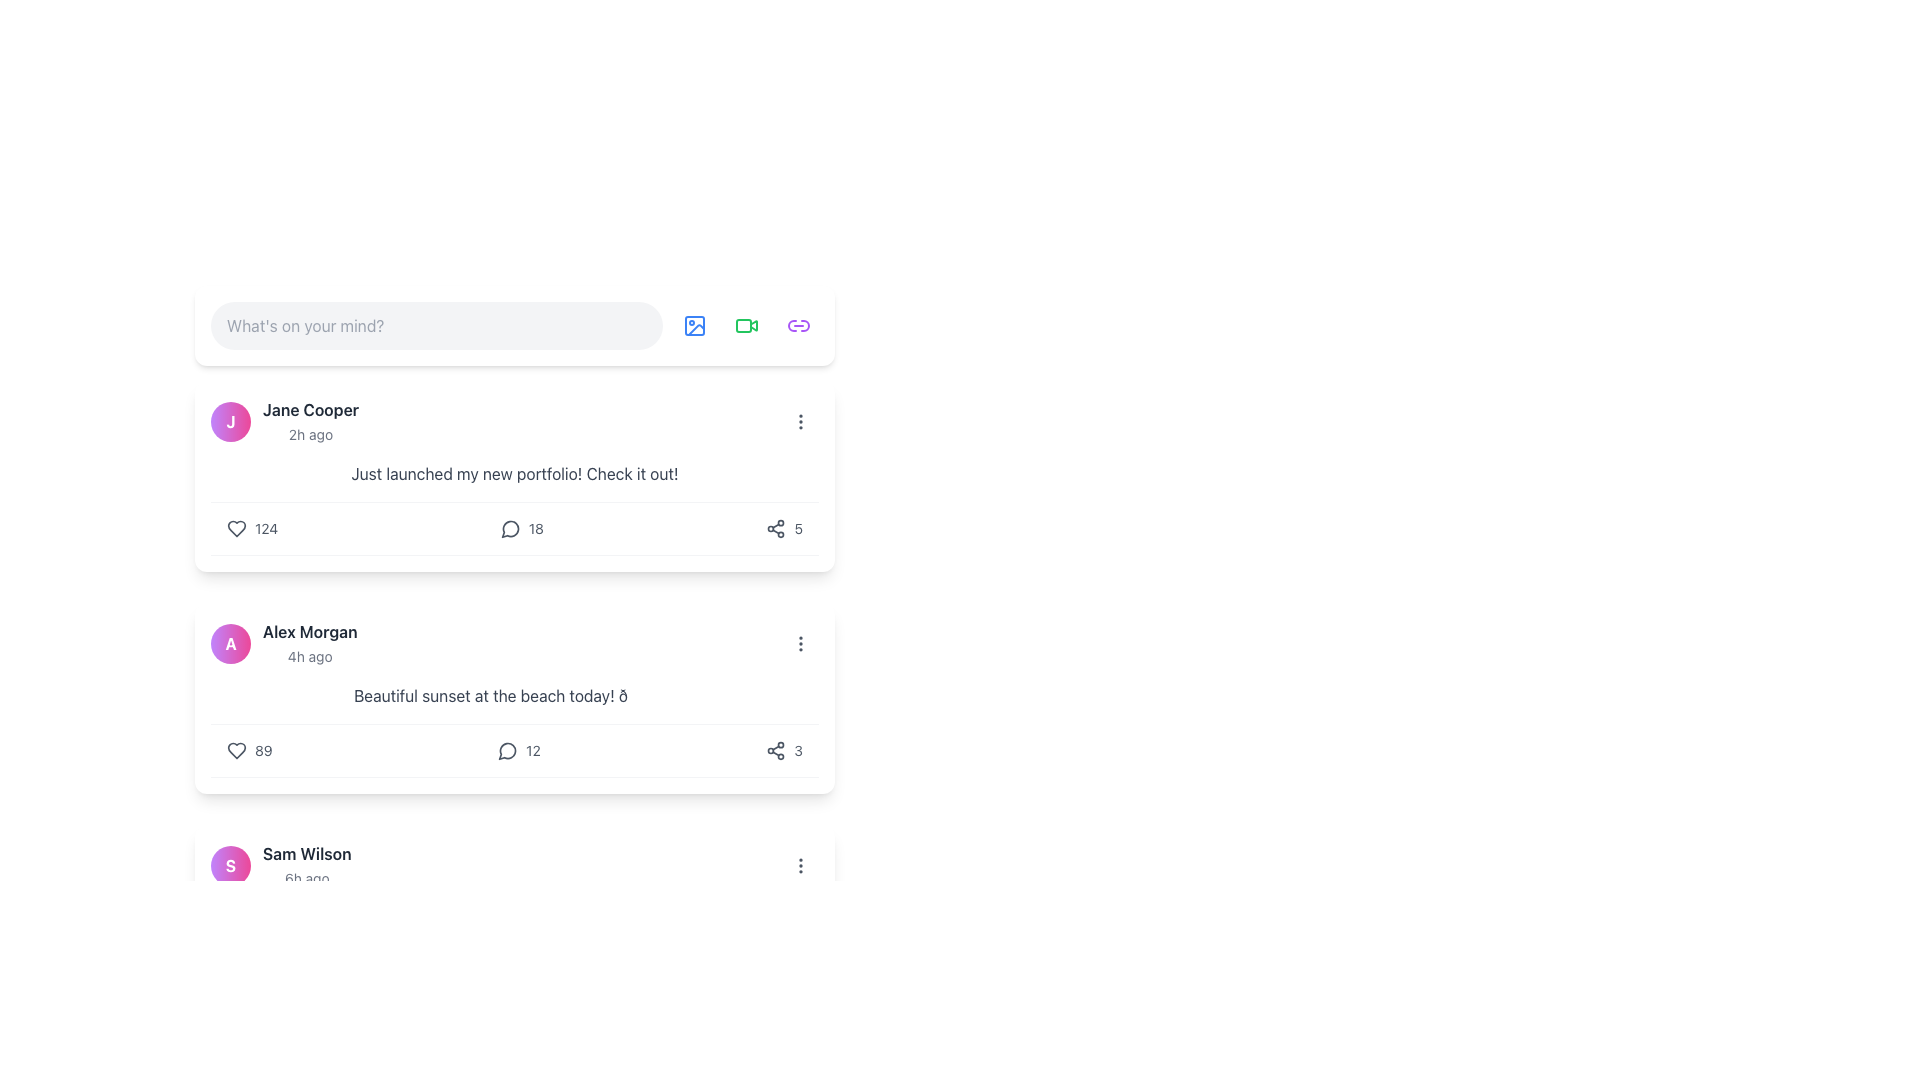 The height and width of the screenshot is (1080, 1920). I want to click on the Profile Header Information for 'Alex Morgan', which includes the avatar and the text 'Alex Morgan' followed by '4h ago', so click(283, 644).